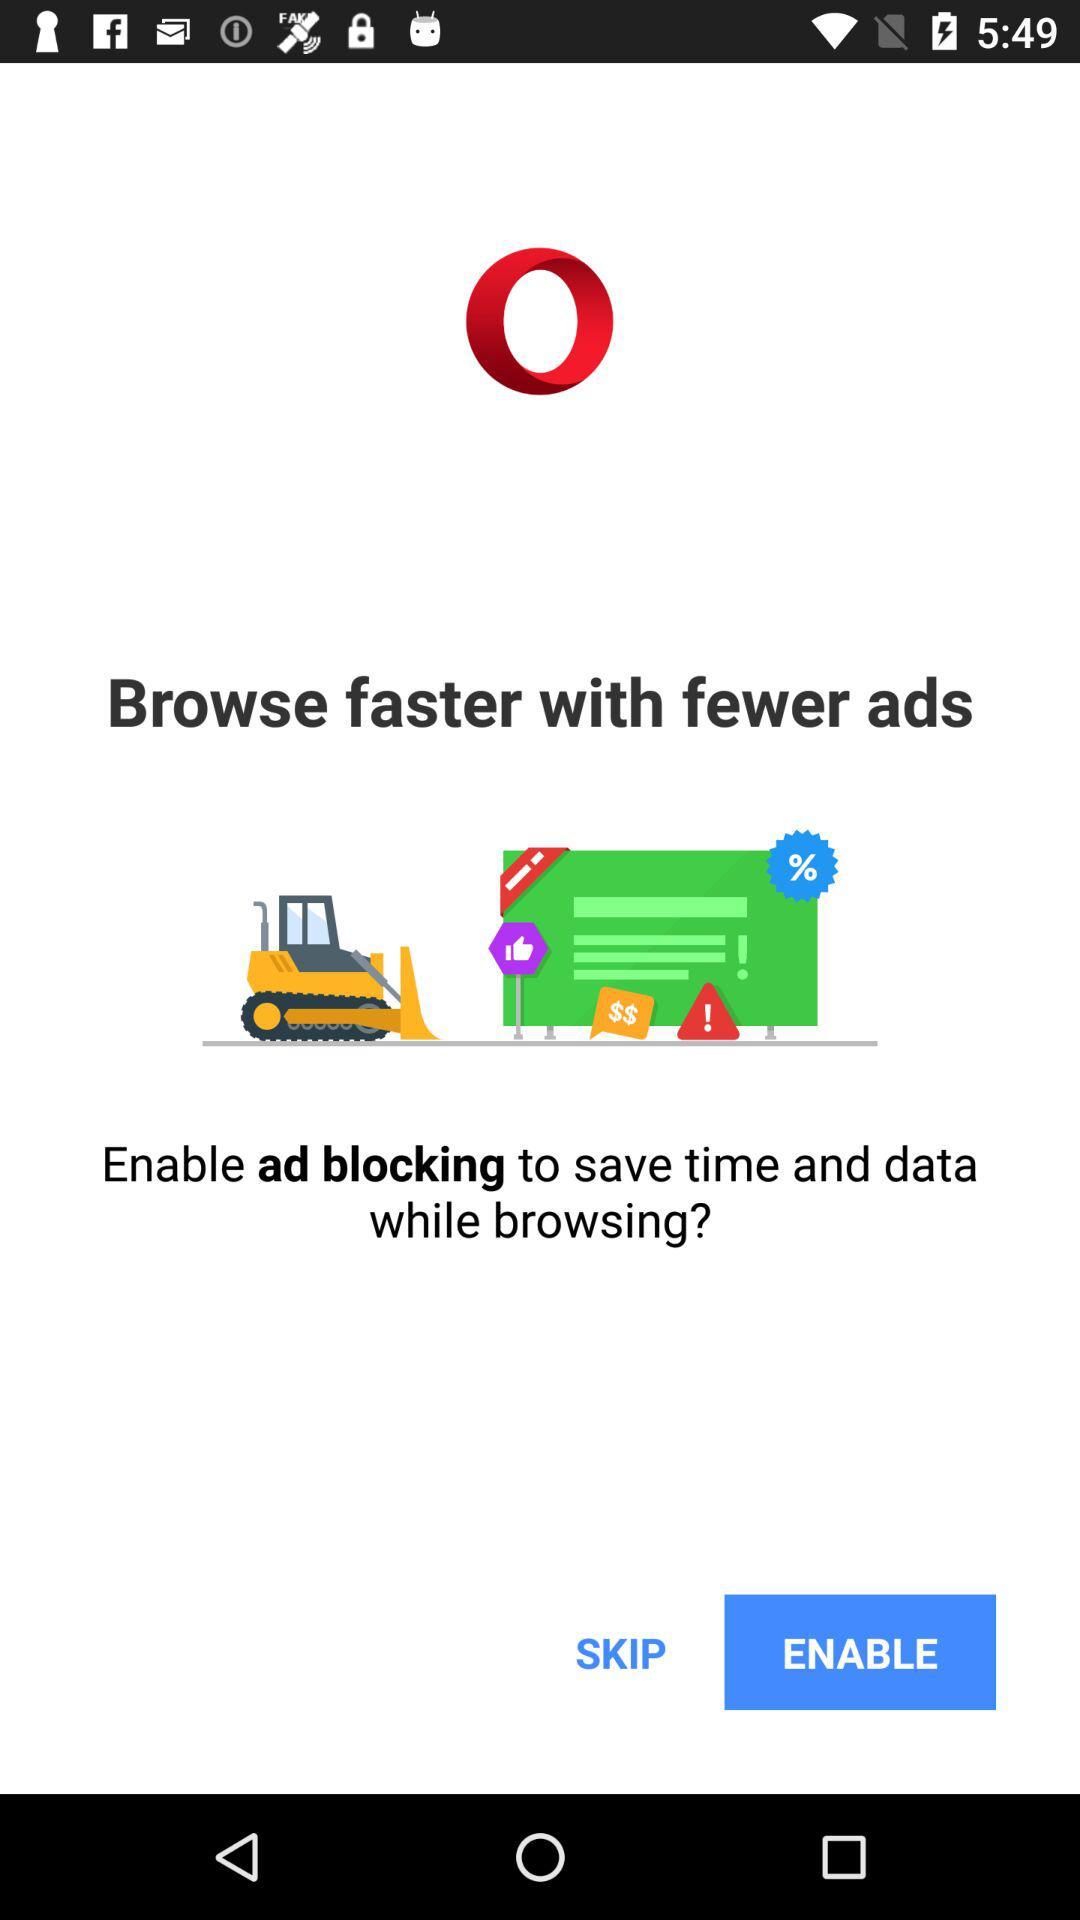  I want to click on icon below the enable ad blocking, so click(620, 1652).